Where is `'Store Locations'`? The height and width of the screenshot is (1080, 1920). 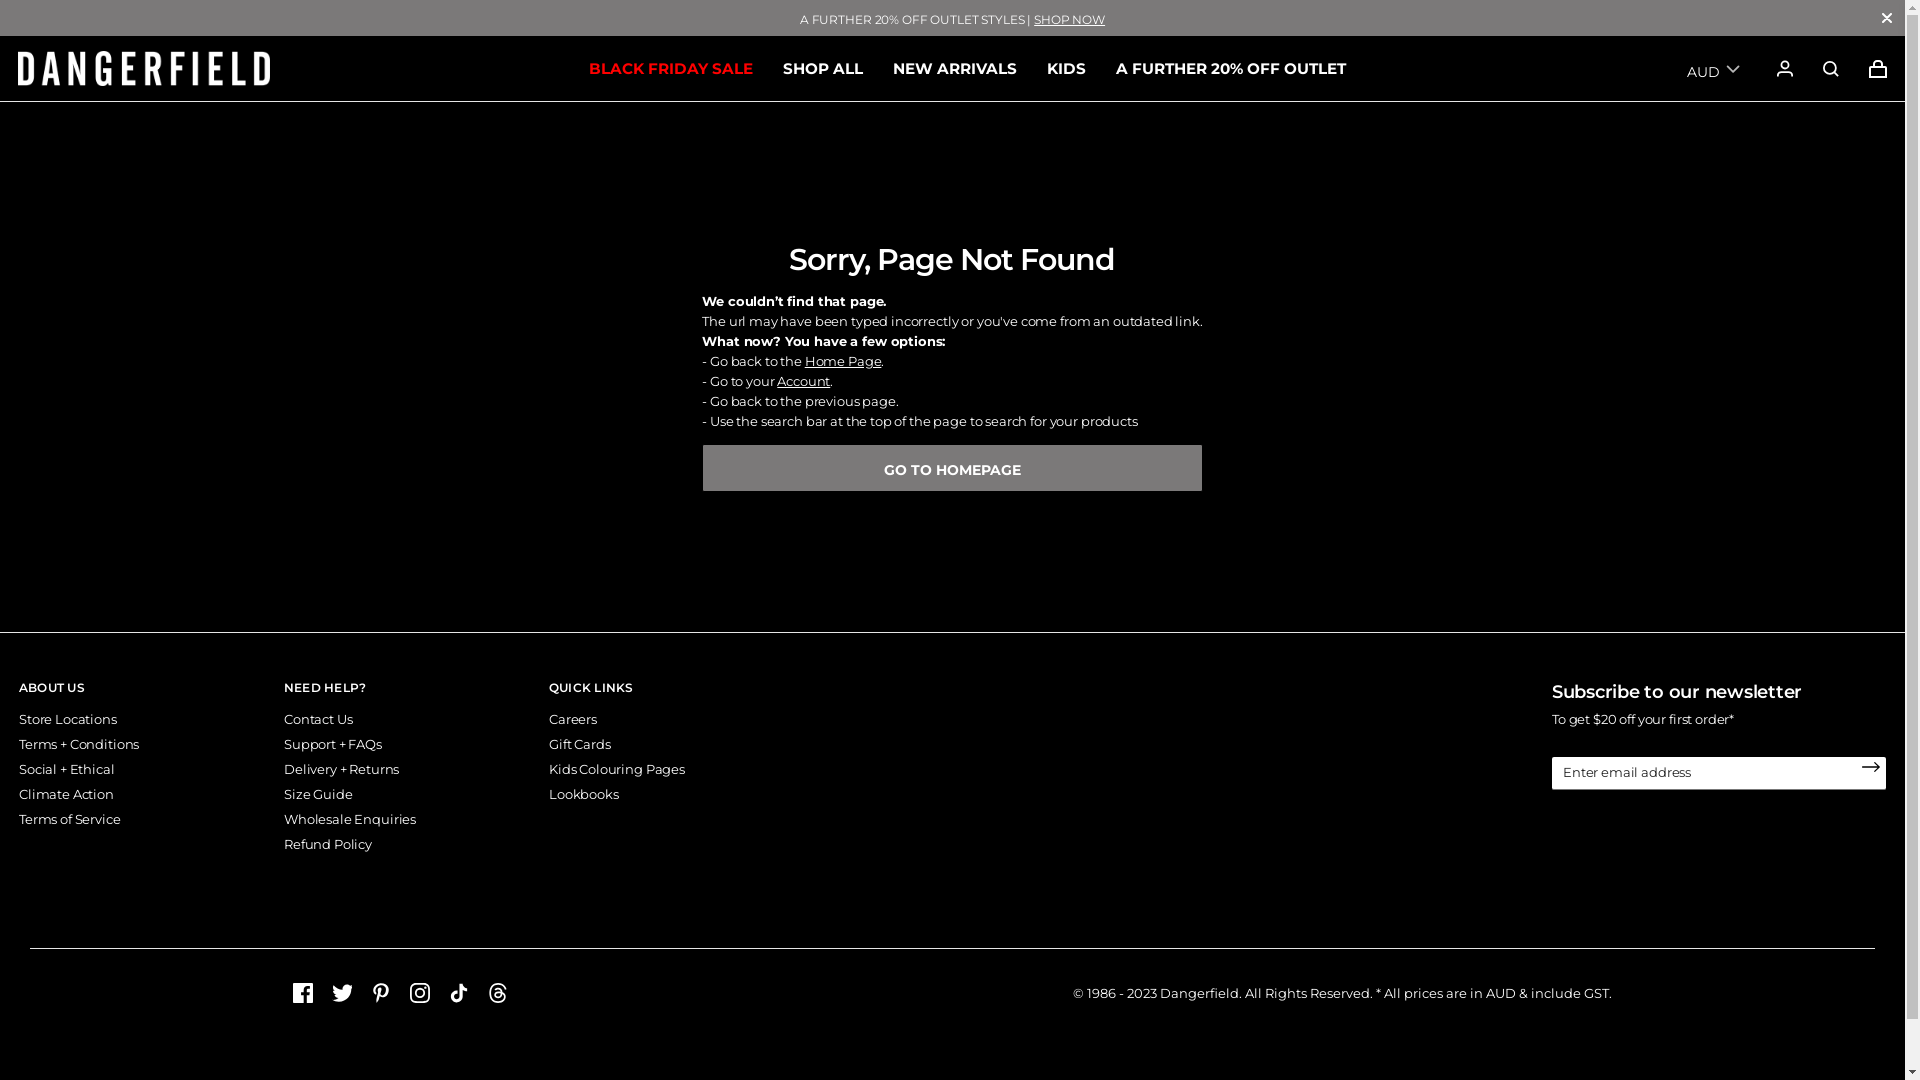 'Store Locations' is located at coordinates (19, 717).